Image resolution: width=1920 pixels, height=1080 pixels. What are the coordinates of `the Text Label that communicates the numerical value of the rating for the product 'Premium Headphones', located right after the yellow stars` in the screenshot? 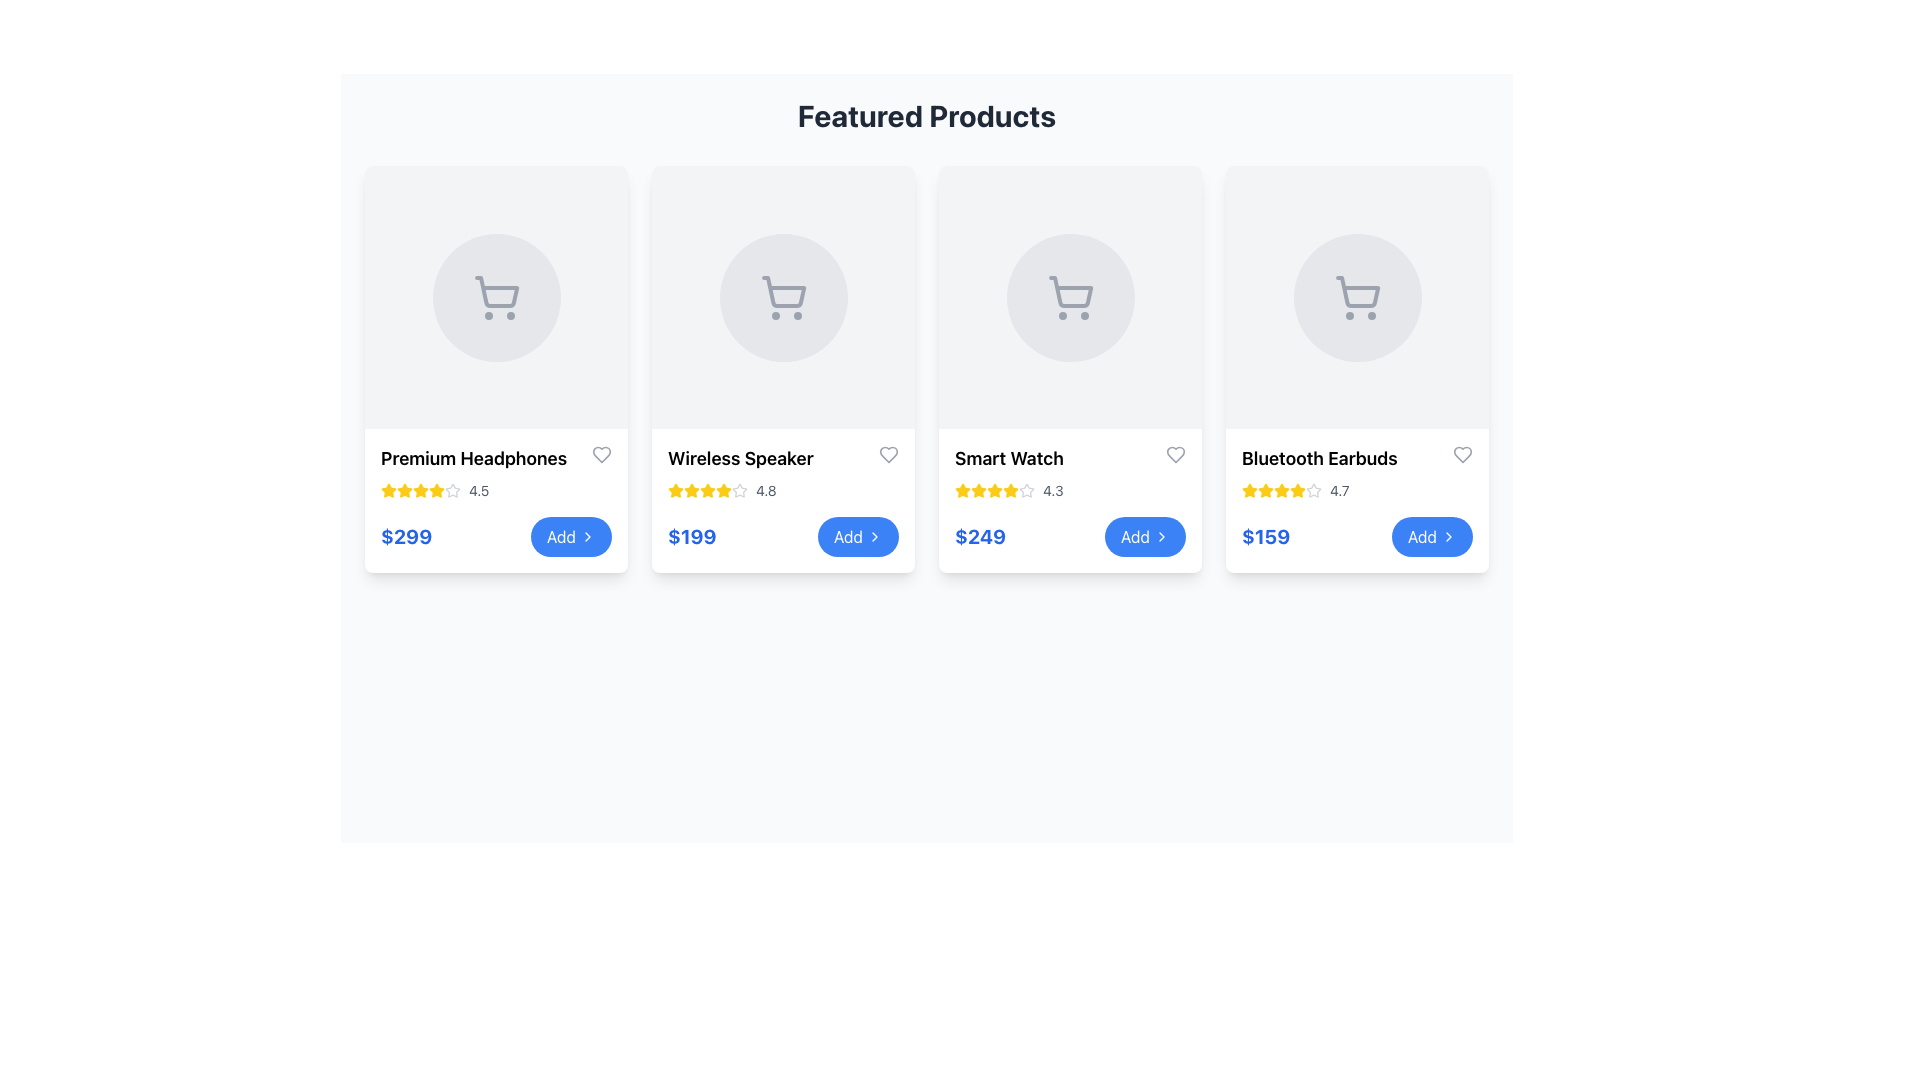 It's located at (478, 490).